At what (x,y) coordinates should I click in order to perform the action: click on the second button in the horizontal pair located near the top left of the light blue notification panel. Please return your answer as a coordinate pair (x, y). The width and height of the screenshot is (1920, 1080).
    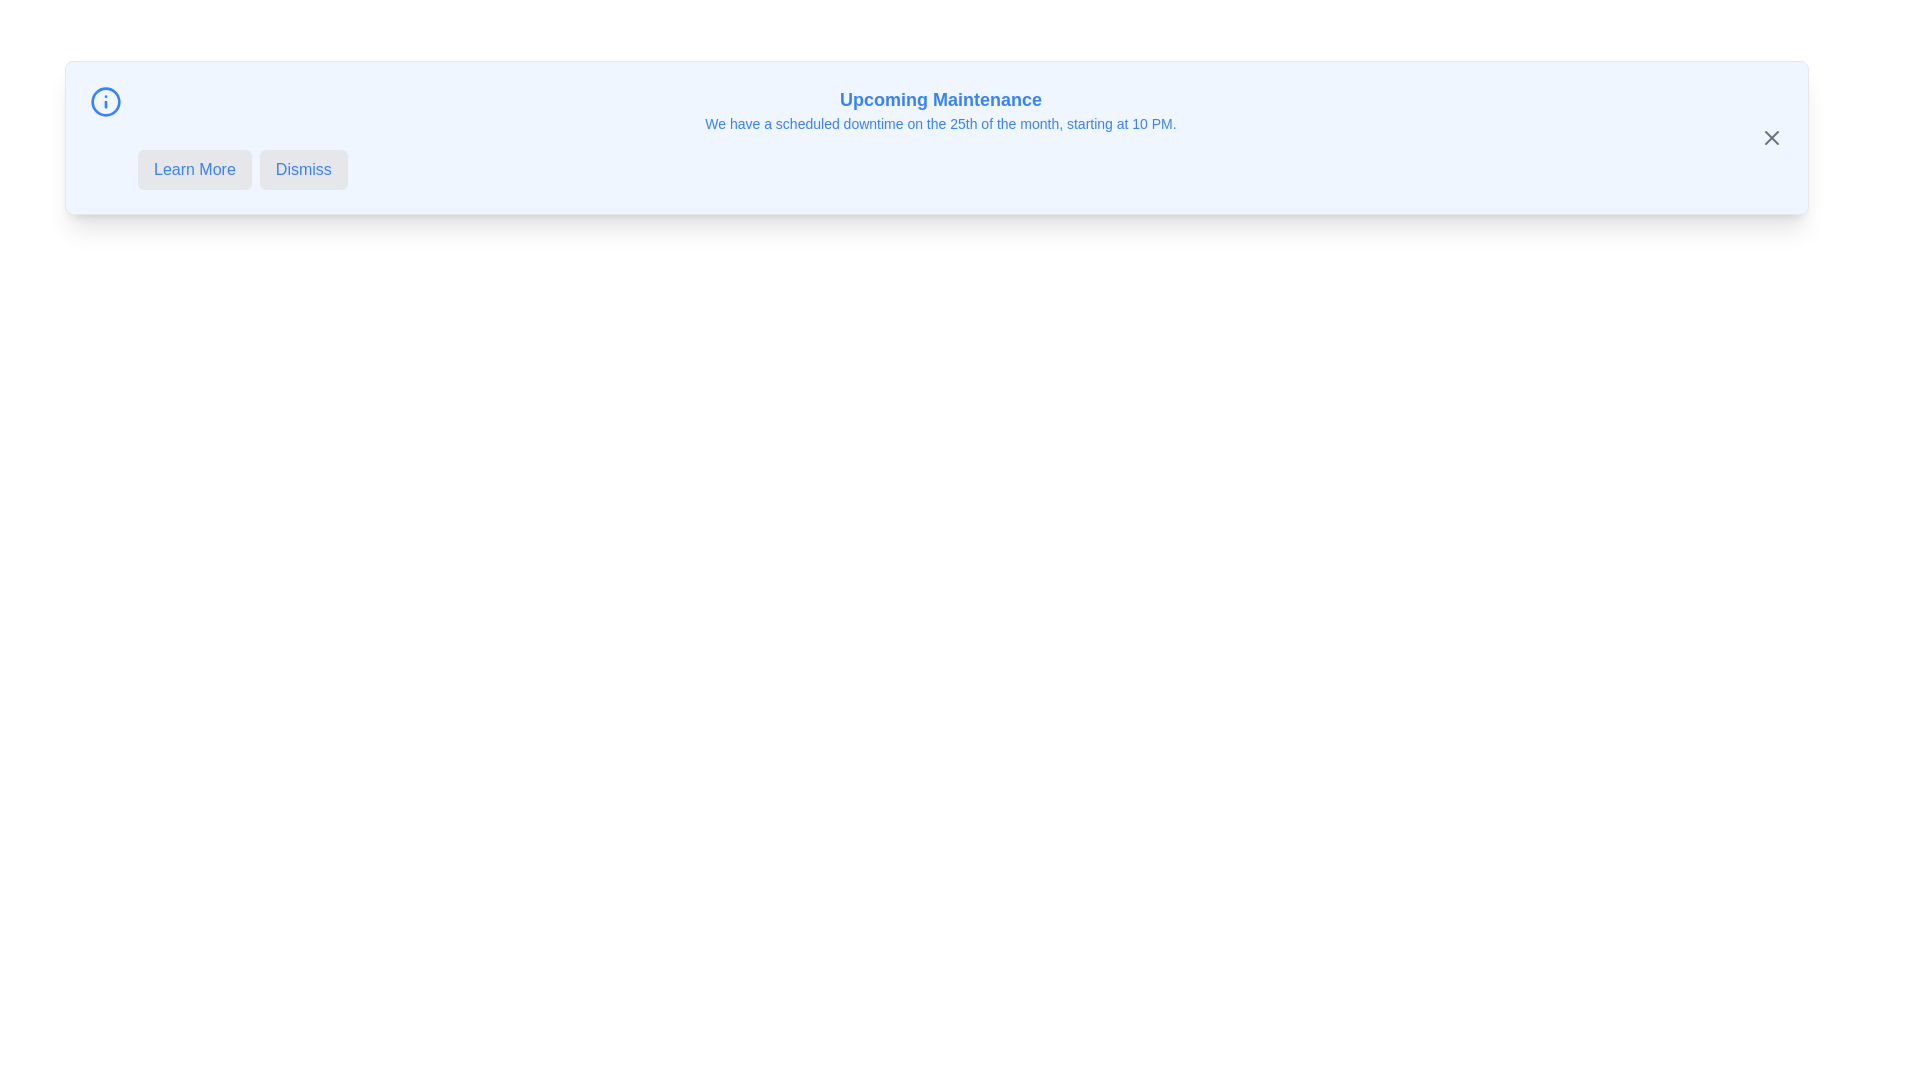
    Looking at the image, I should click on (302, 168).